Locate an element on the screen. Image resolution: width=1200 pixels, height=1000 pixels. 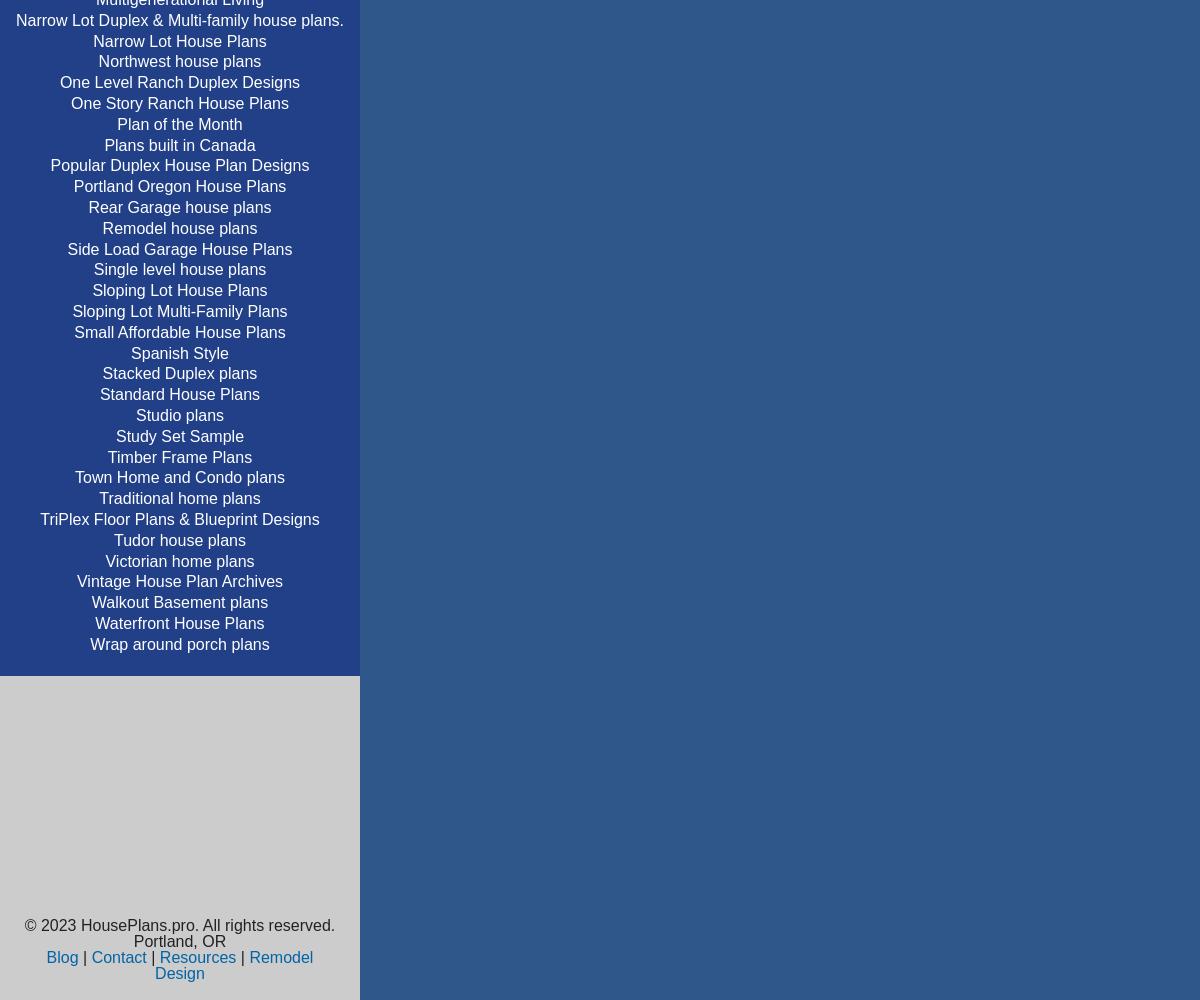
'Spanish Style' is located at coordinates (178, 351).